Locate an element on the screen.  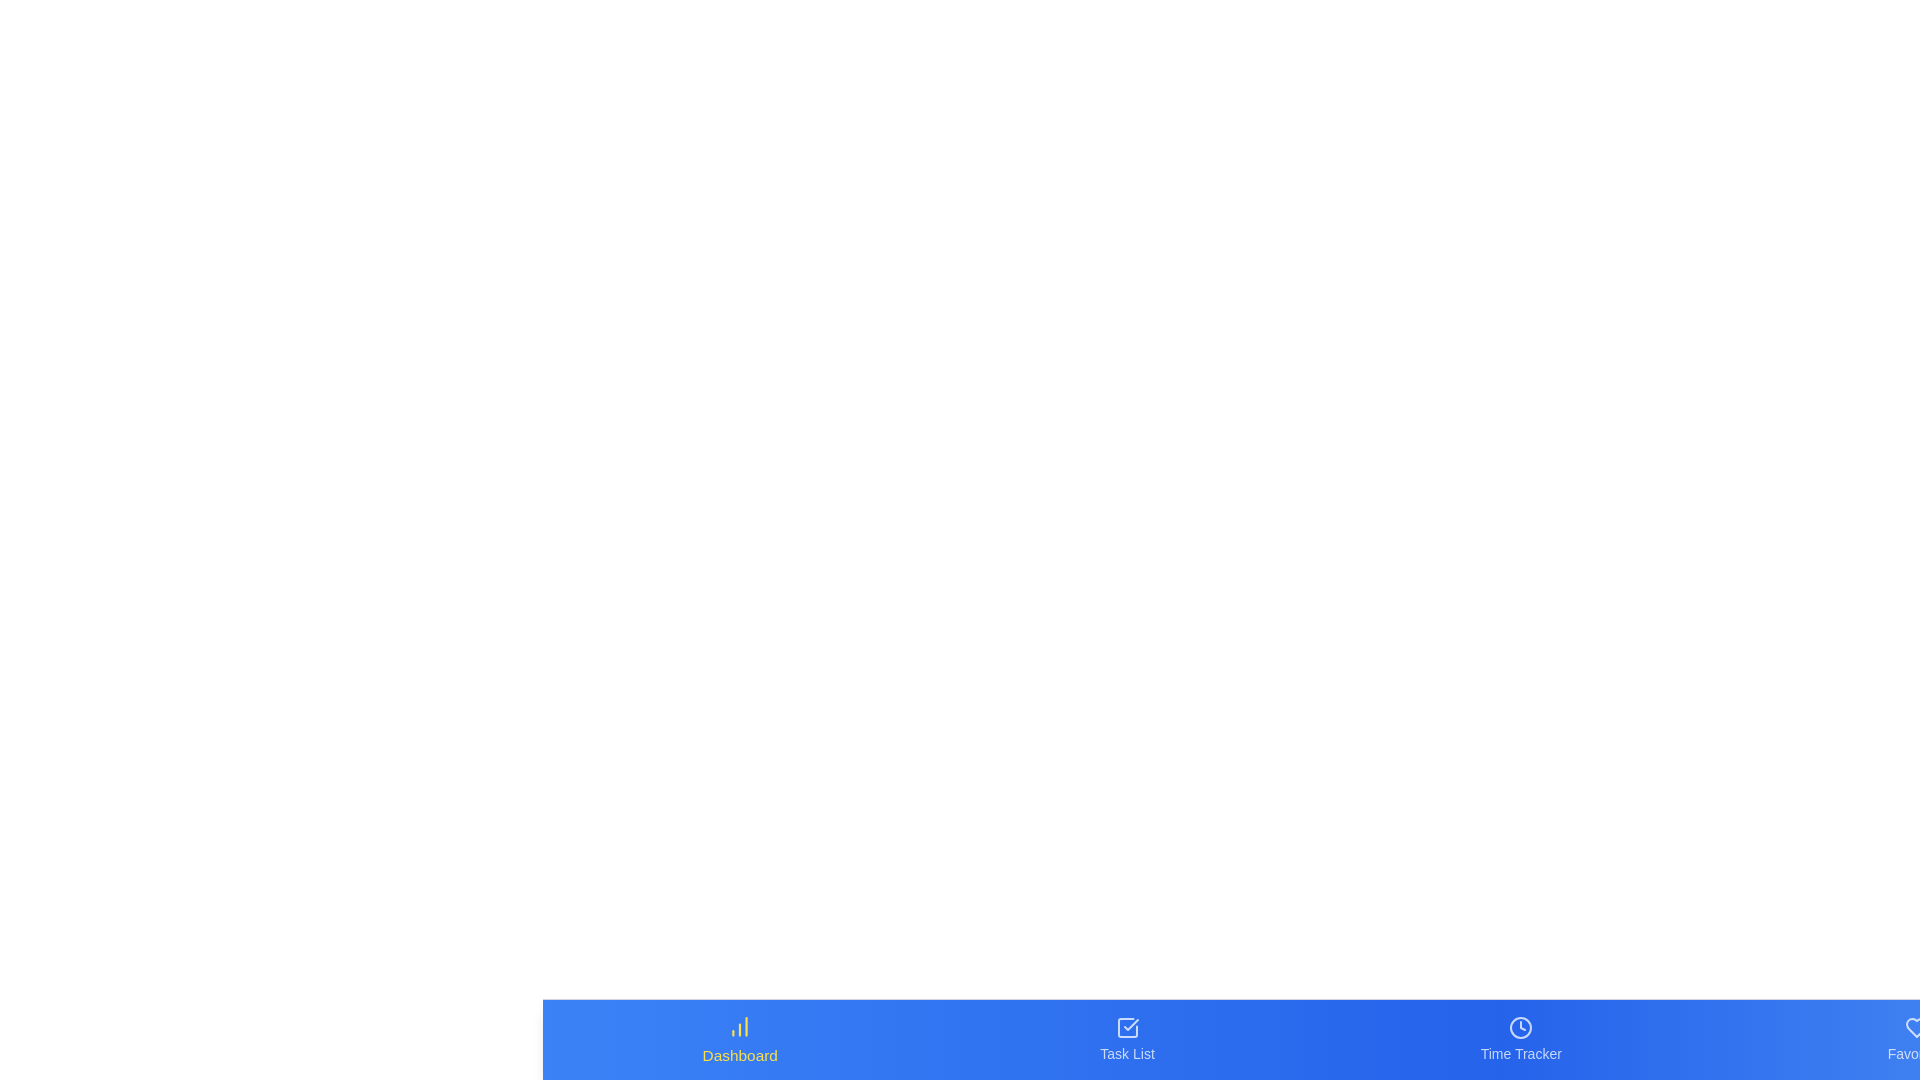
the Task List tab in the bottom navigation bar is located at coordinates (1128, 1039).